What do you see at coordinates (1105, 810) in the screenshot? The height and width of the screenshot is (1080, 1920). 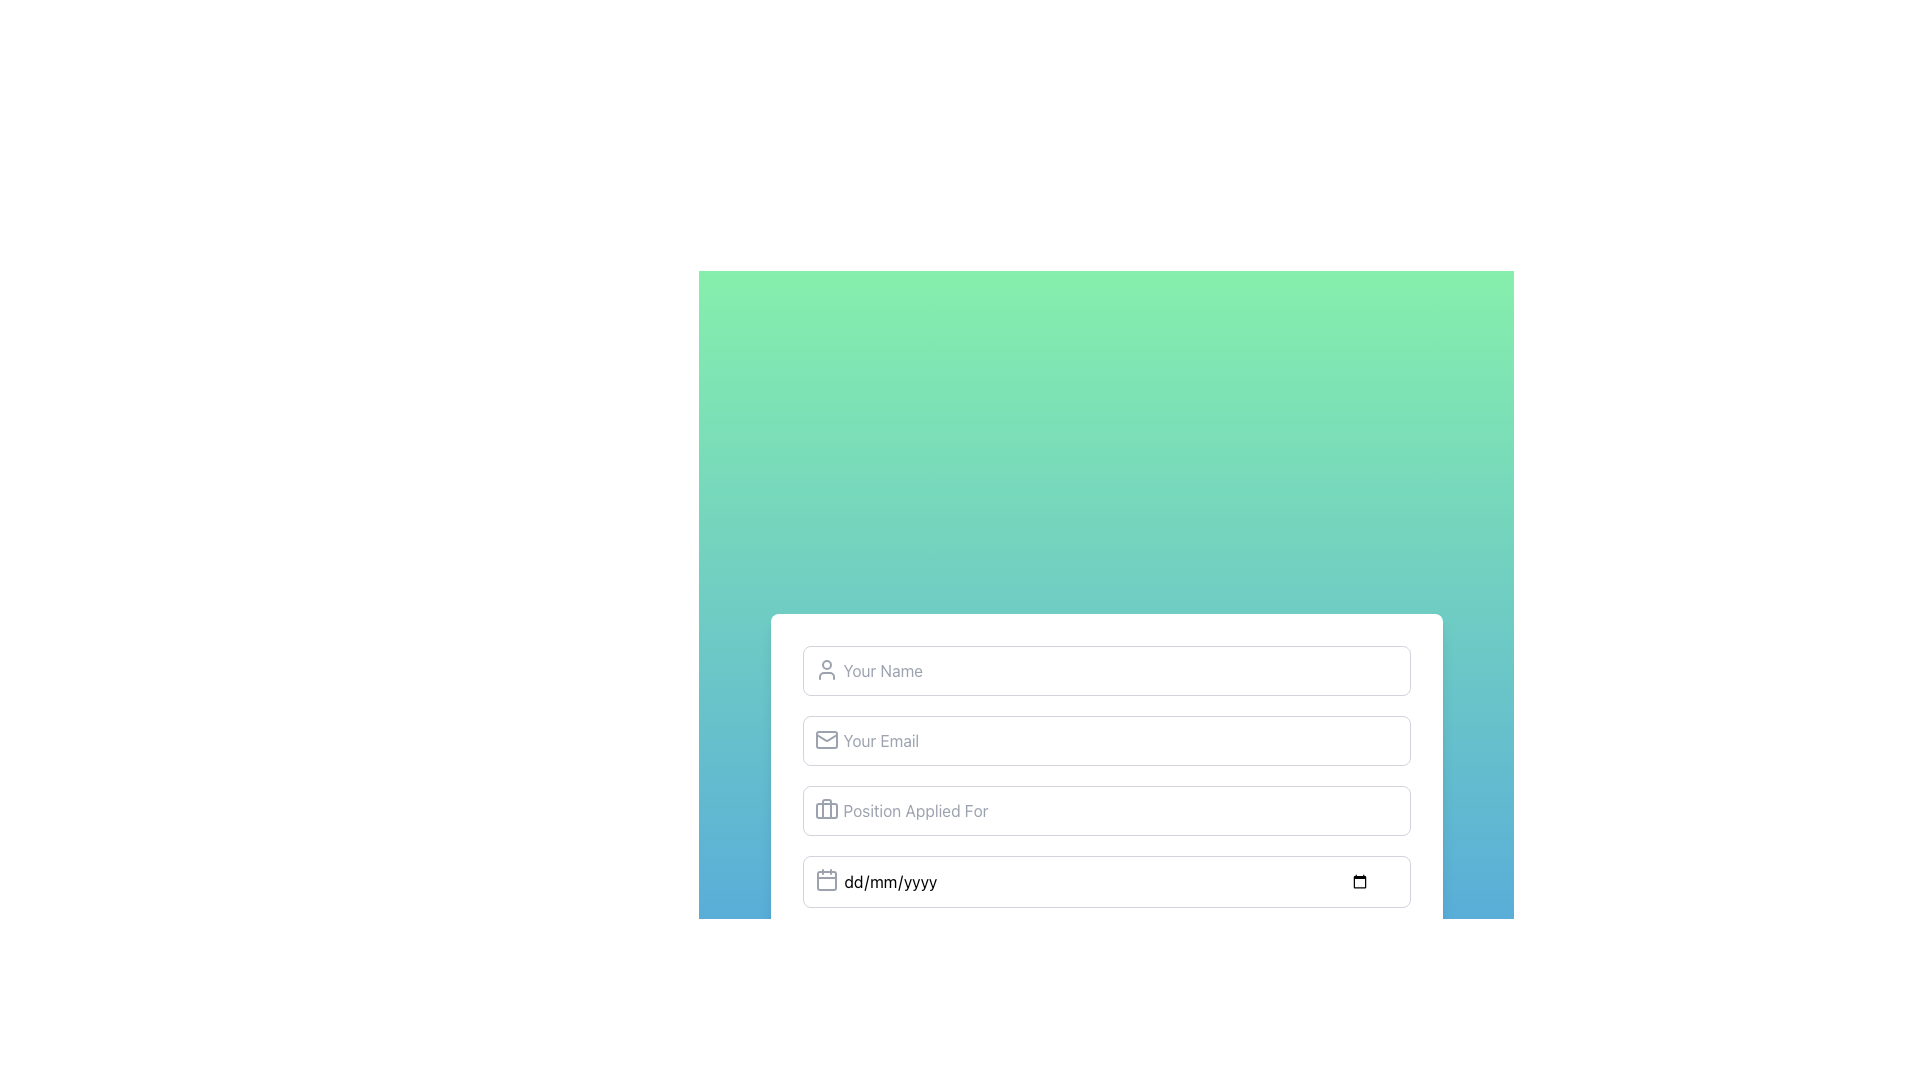 I see `the third input field in the job application form to focus and type the position being applied for` at bounding box center [1105, 810].